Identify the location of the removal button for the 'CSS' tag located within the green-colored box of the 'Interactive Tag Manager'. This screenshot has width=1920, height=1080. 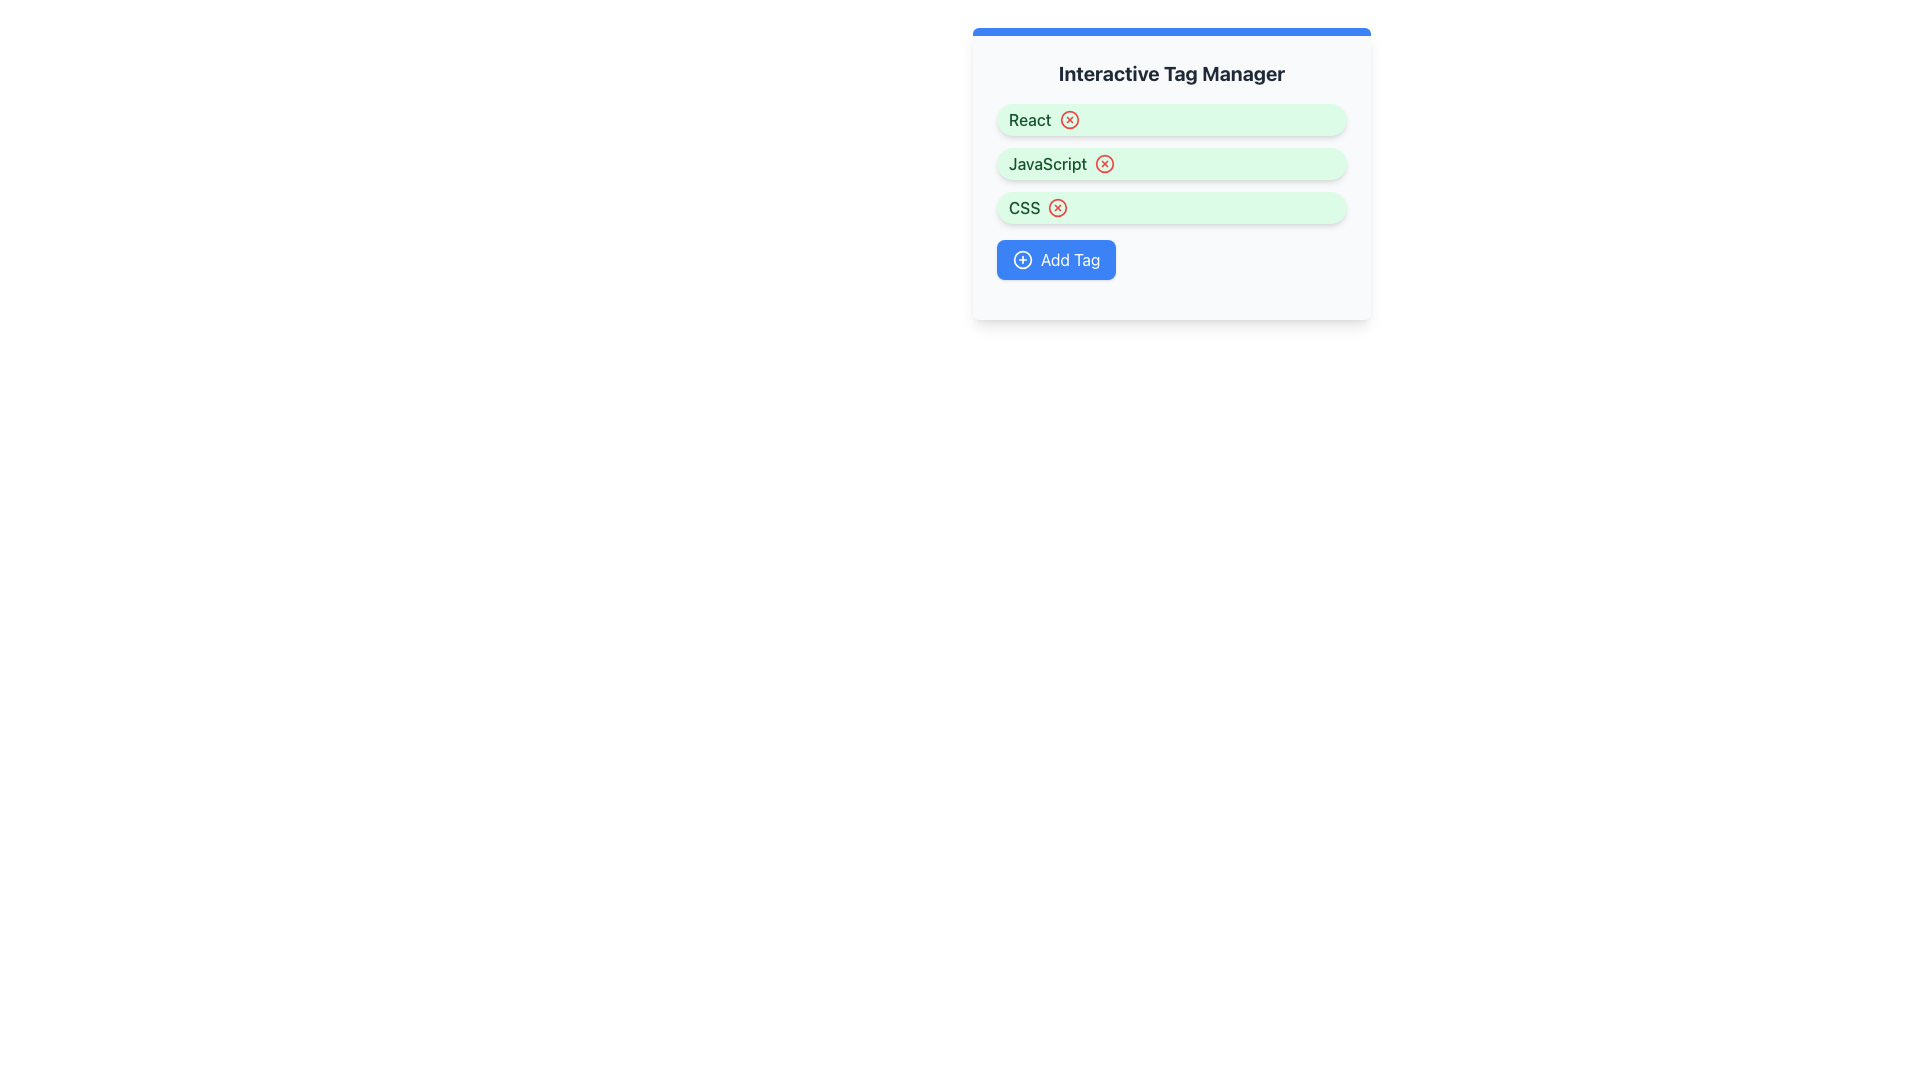
(1057, 208).